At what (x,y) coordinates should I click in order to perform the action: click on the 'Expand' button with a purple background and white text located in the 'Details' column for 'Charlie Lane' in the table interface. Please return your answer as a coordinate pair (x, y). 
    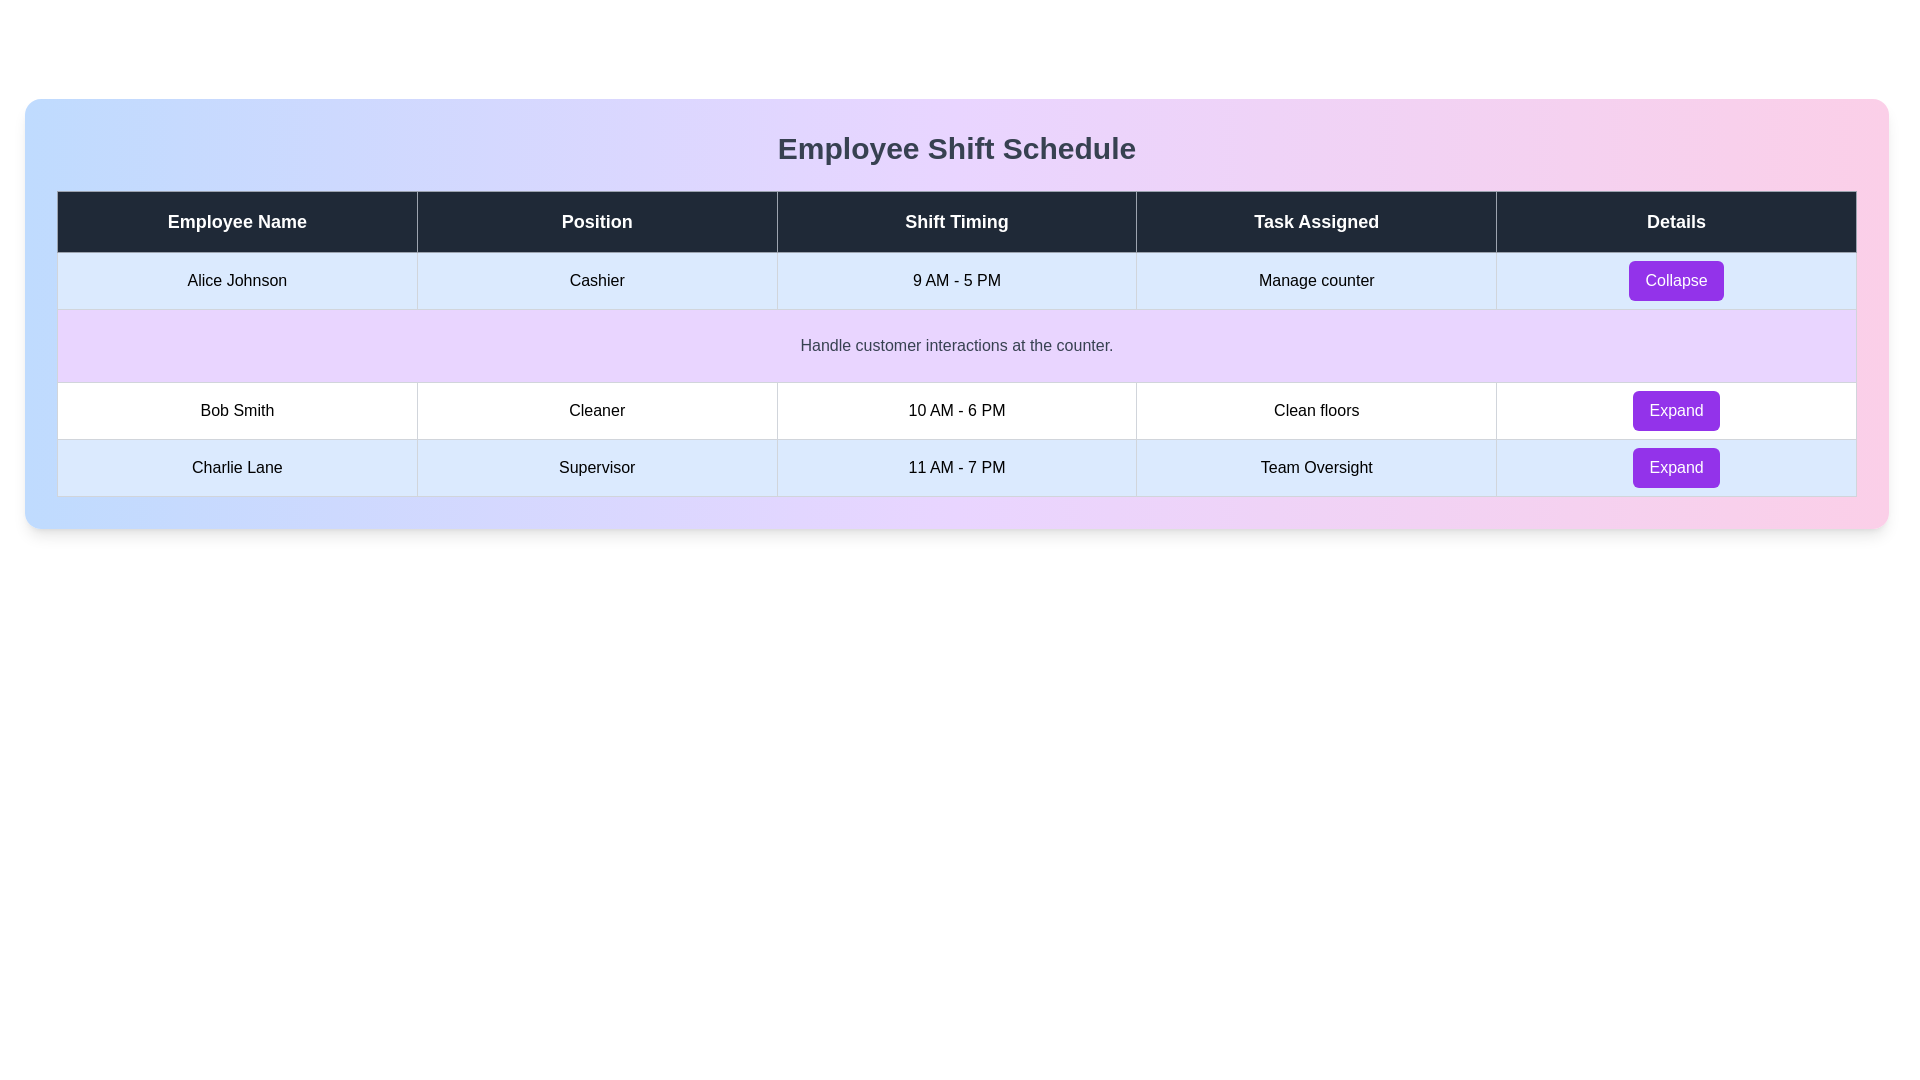
    Looking at the image, I should click on (1676, 467).